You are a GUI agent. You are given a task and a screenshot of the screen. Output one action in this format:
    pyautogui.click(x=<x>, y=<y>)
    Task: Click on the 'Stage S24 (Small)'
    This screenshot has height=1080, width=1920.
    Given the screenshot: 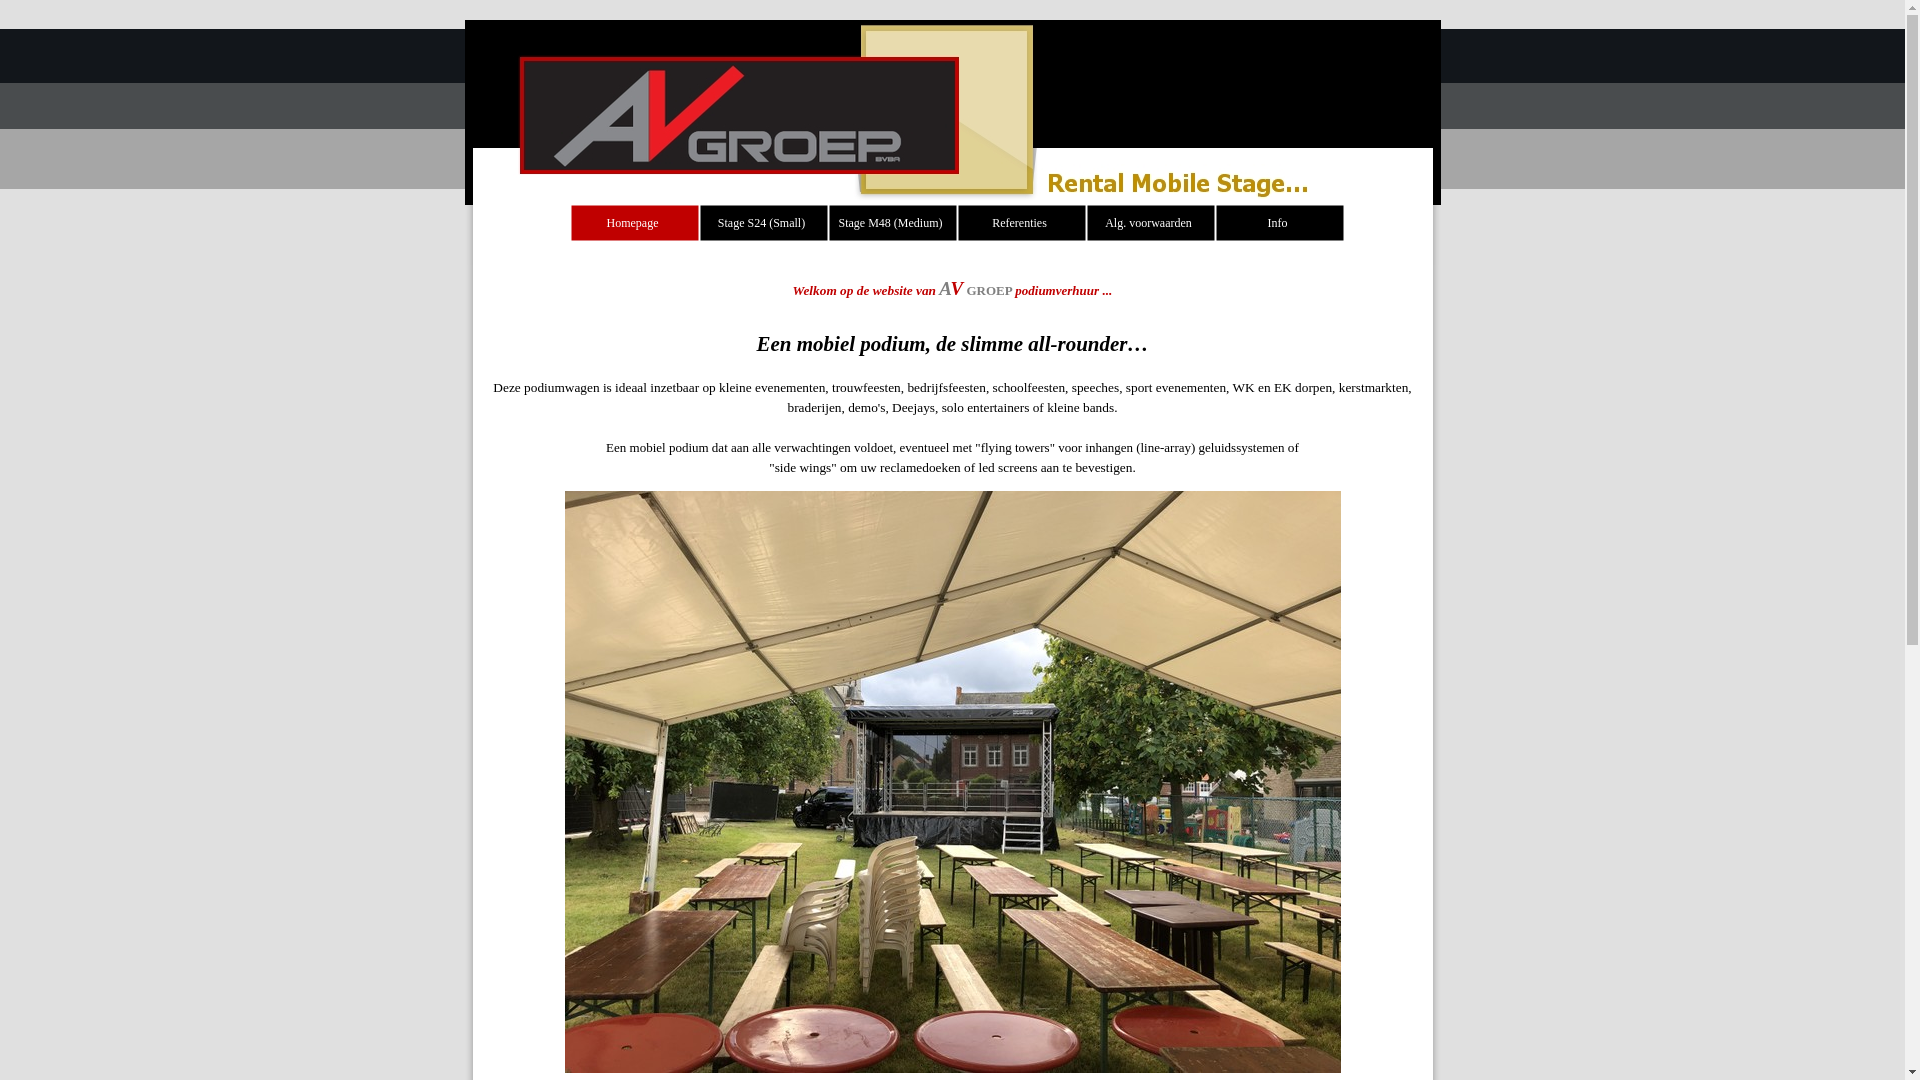 What is the action you would take?
    pyautogui.click(x=763, y=223)
    